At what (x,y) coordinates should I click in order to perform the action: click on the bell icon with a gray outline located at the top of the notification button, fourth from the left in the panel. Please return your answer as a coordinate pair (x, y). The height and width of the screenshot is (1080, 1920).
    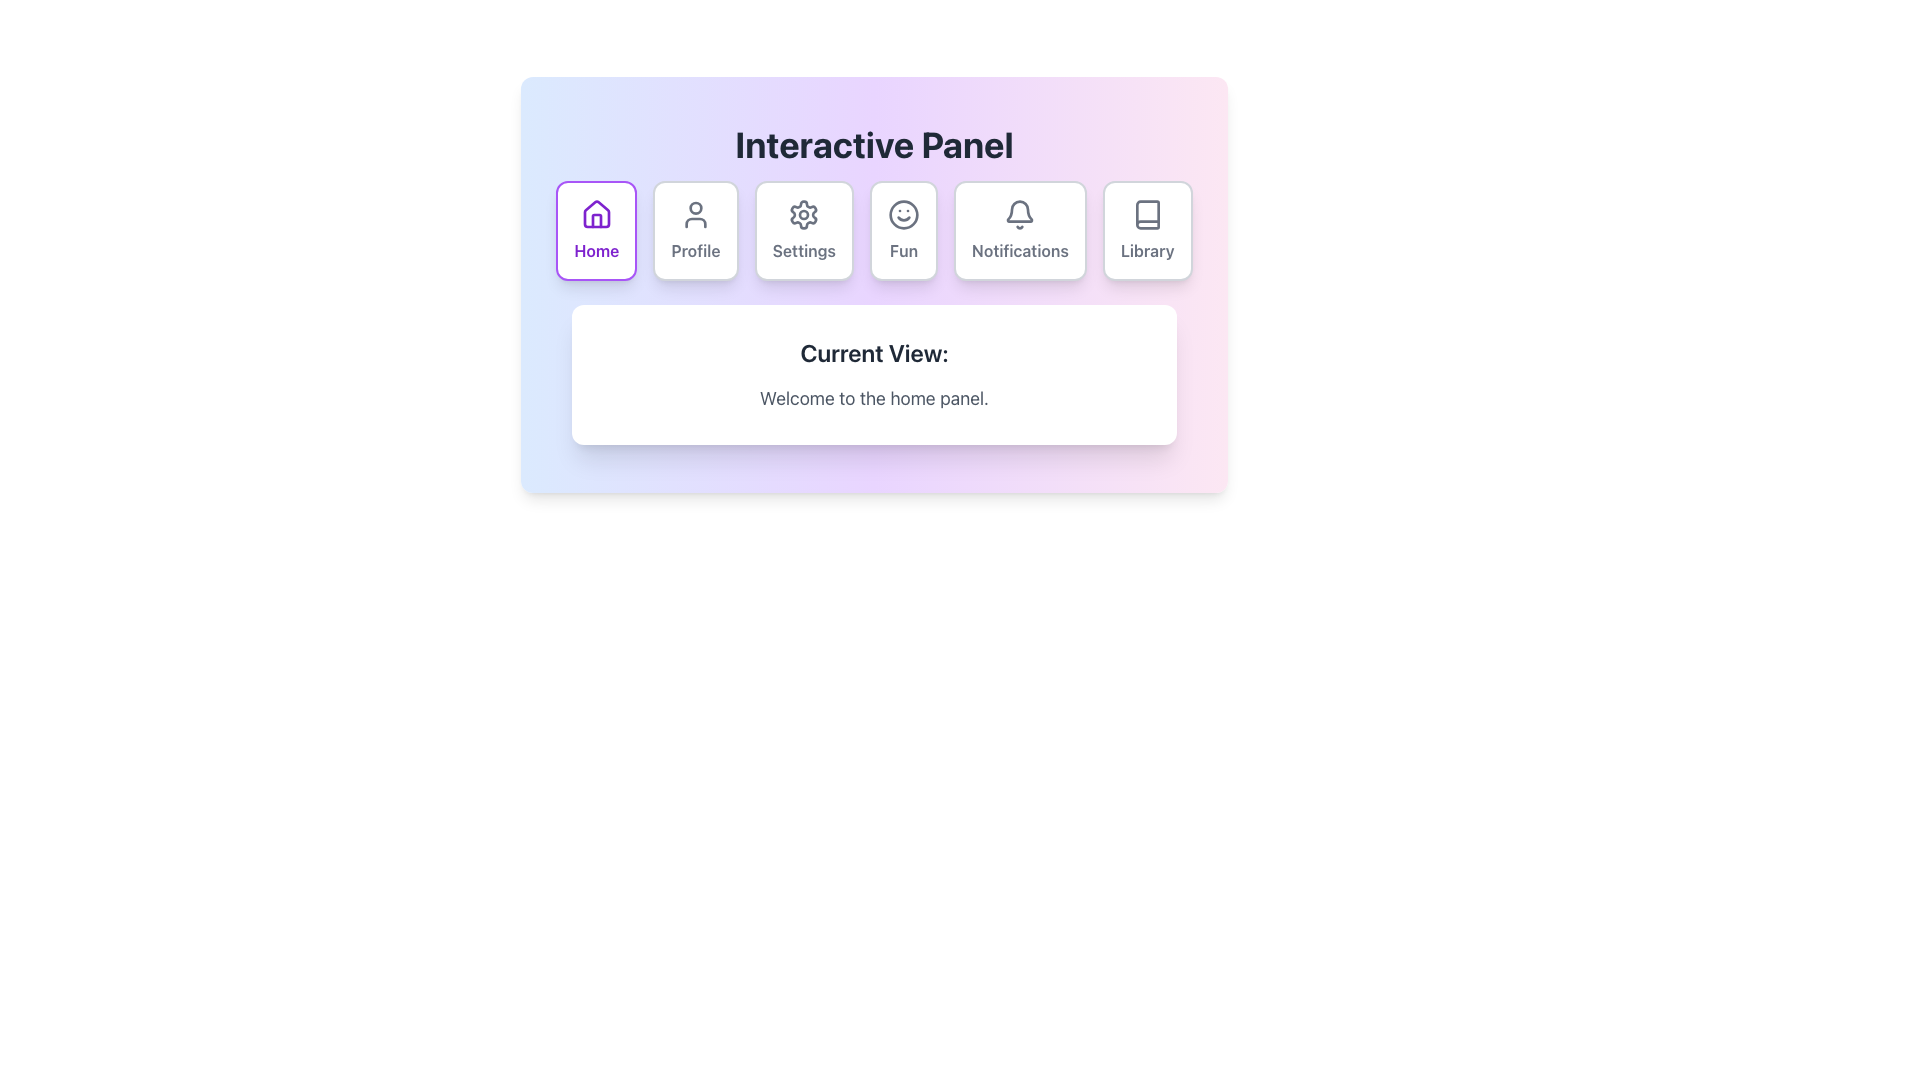
    Looking at the image, I should click on (1020, 215).